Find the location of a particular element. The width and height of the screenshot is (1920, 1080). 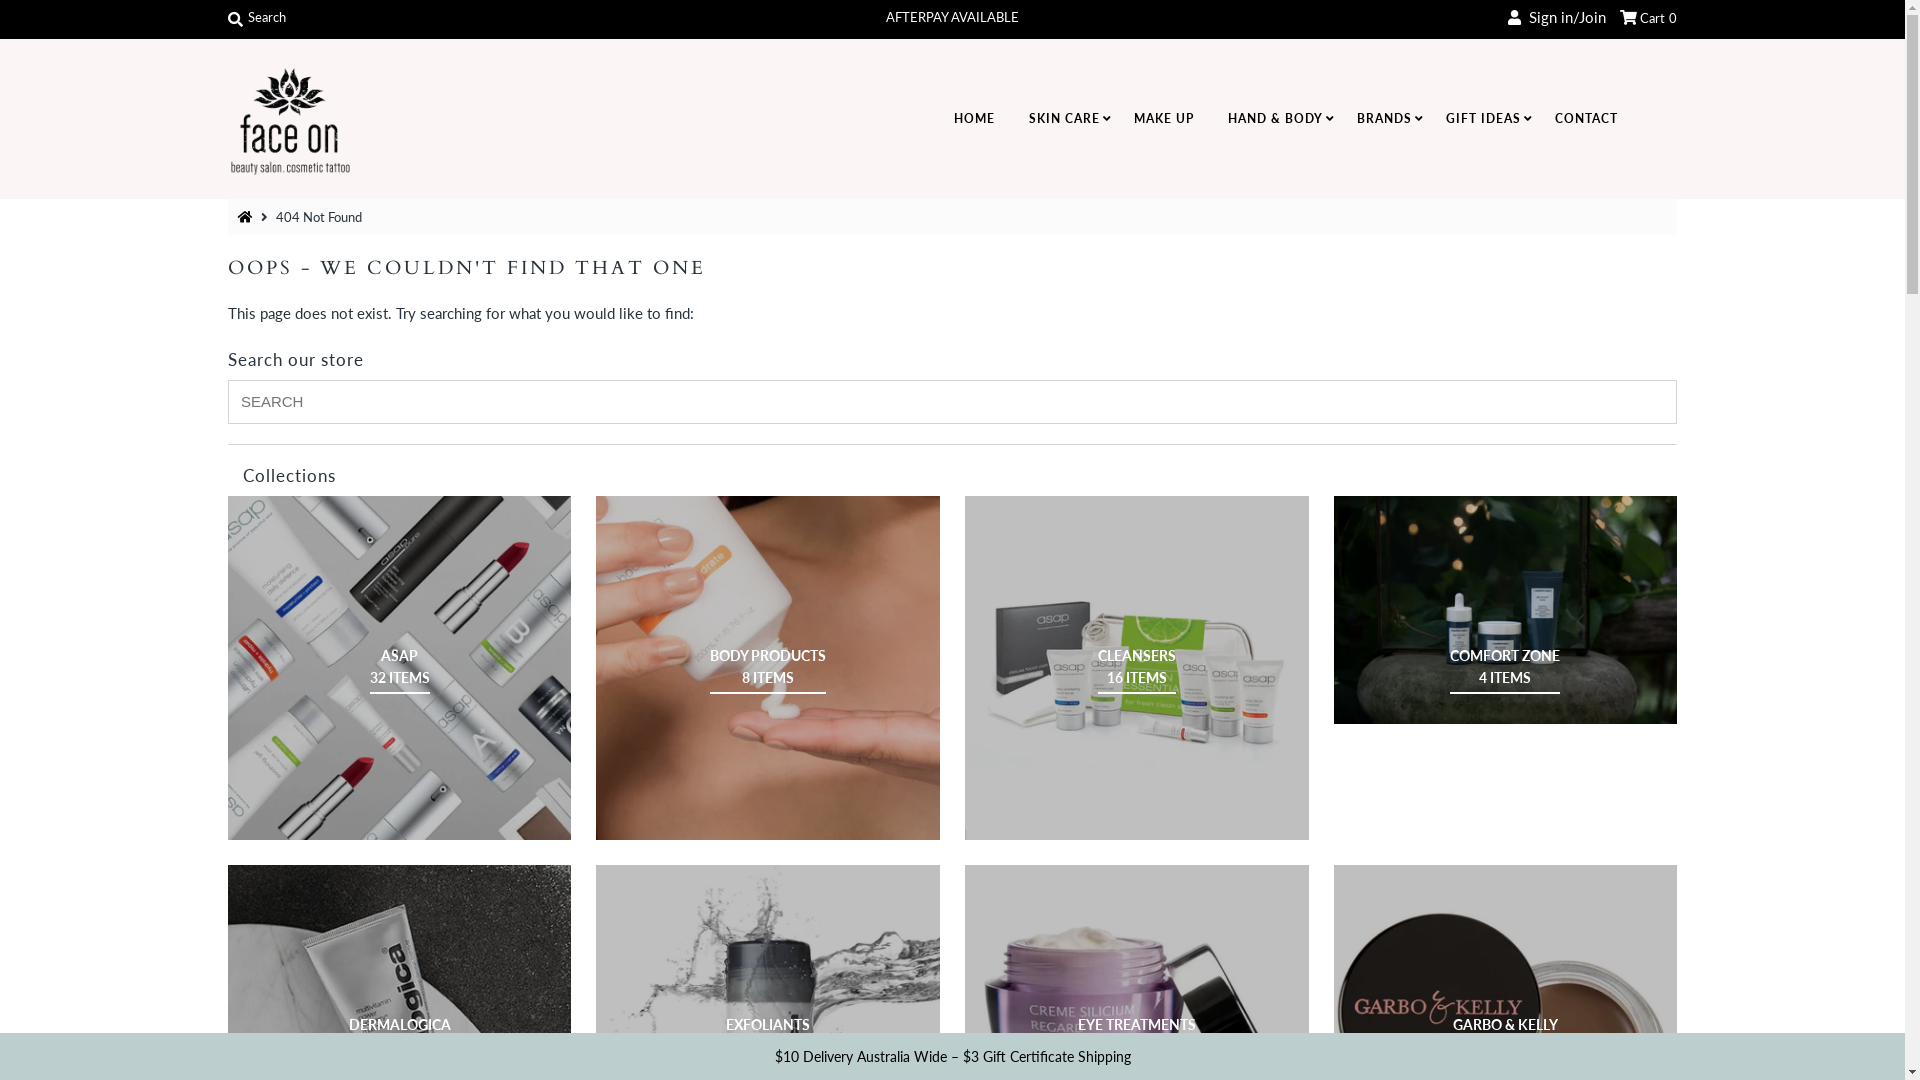

'GARBO & KELLY is located at coordinates (1505, 1035).